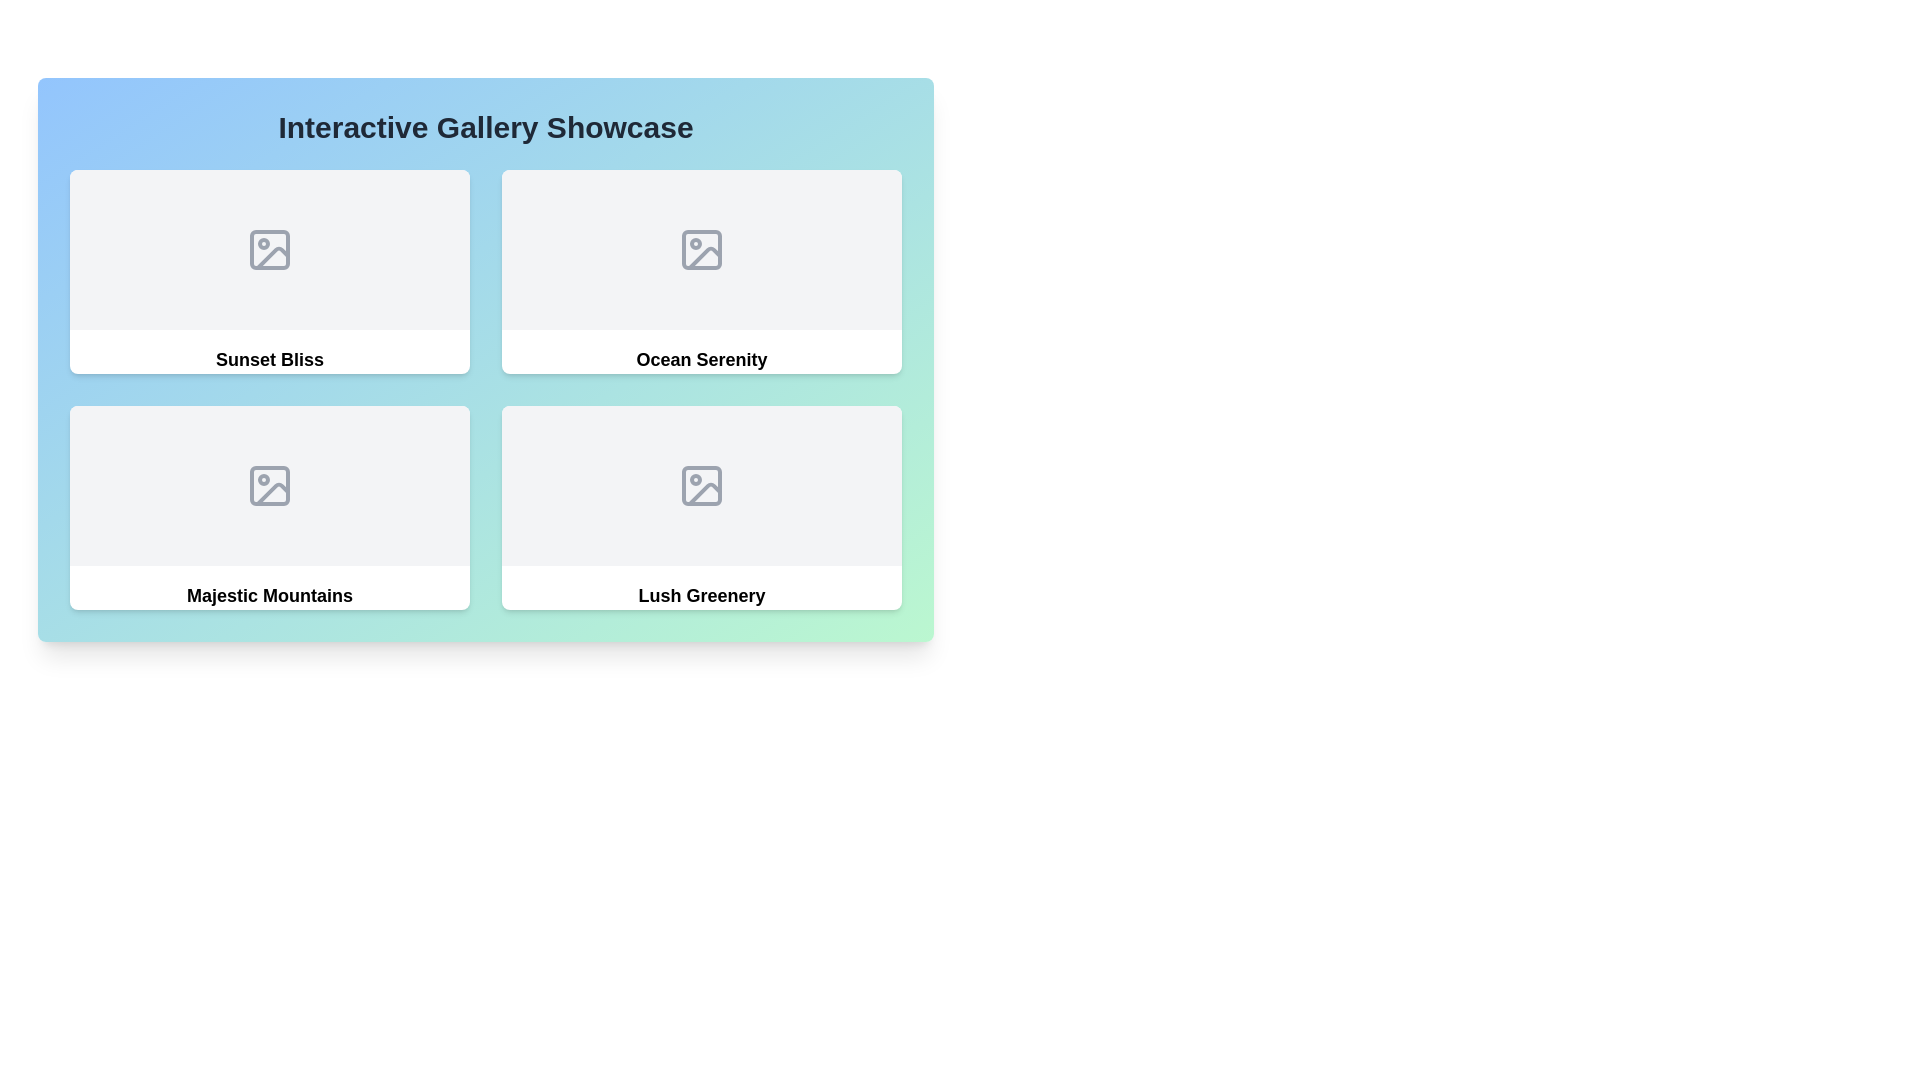  Describe the element at coordinates (268, 272) in the screenshot. I see `the 'Sunset Bliss' interactive card located in the top-left corner of the grid` at that location.